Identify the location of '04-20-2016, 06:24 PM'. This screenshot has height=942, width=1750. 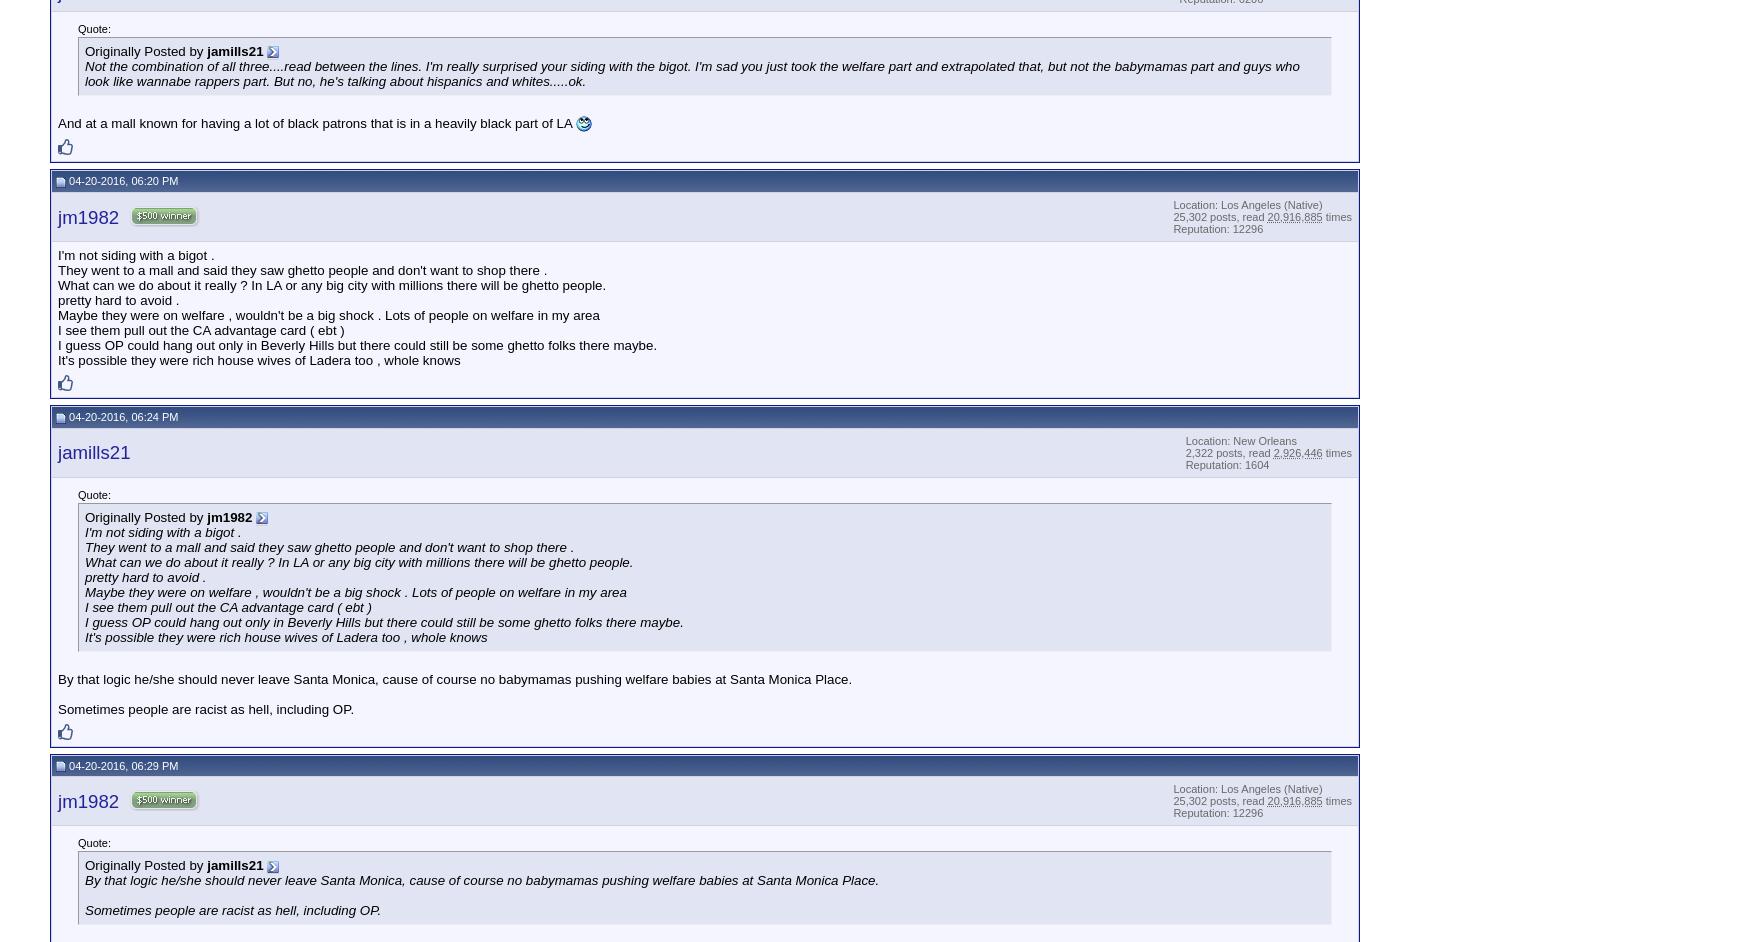
(121, 417).